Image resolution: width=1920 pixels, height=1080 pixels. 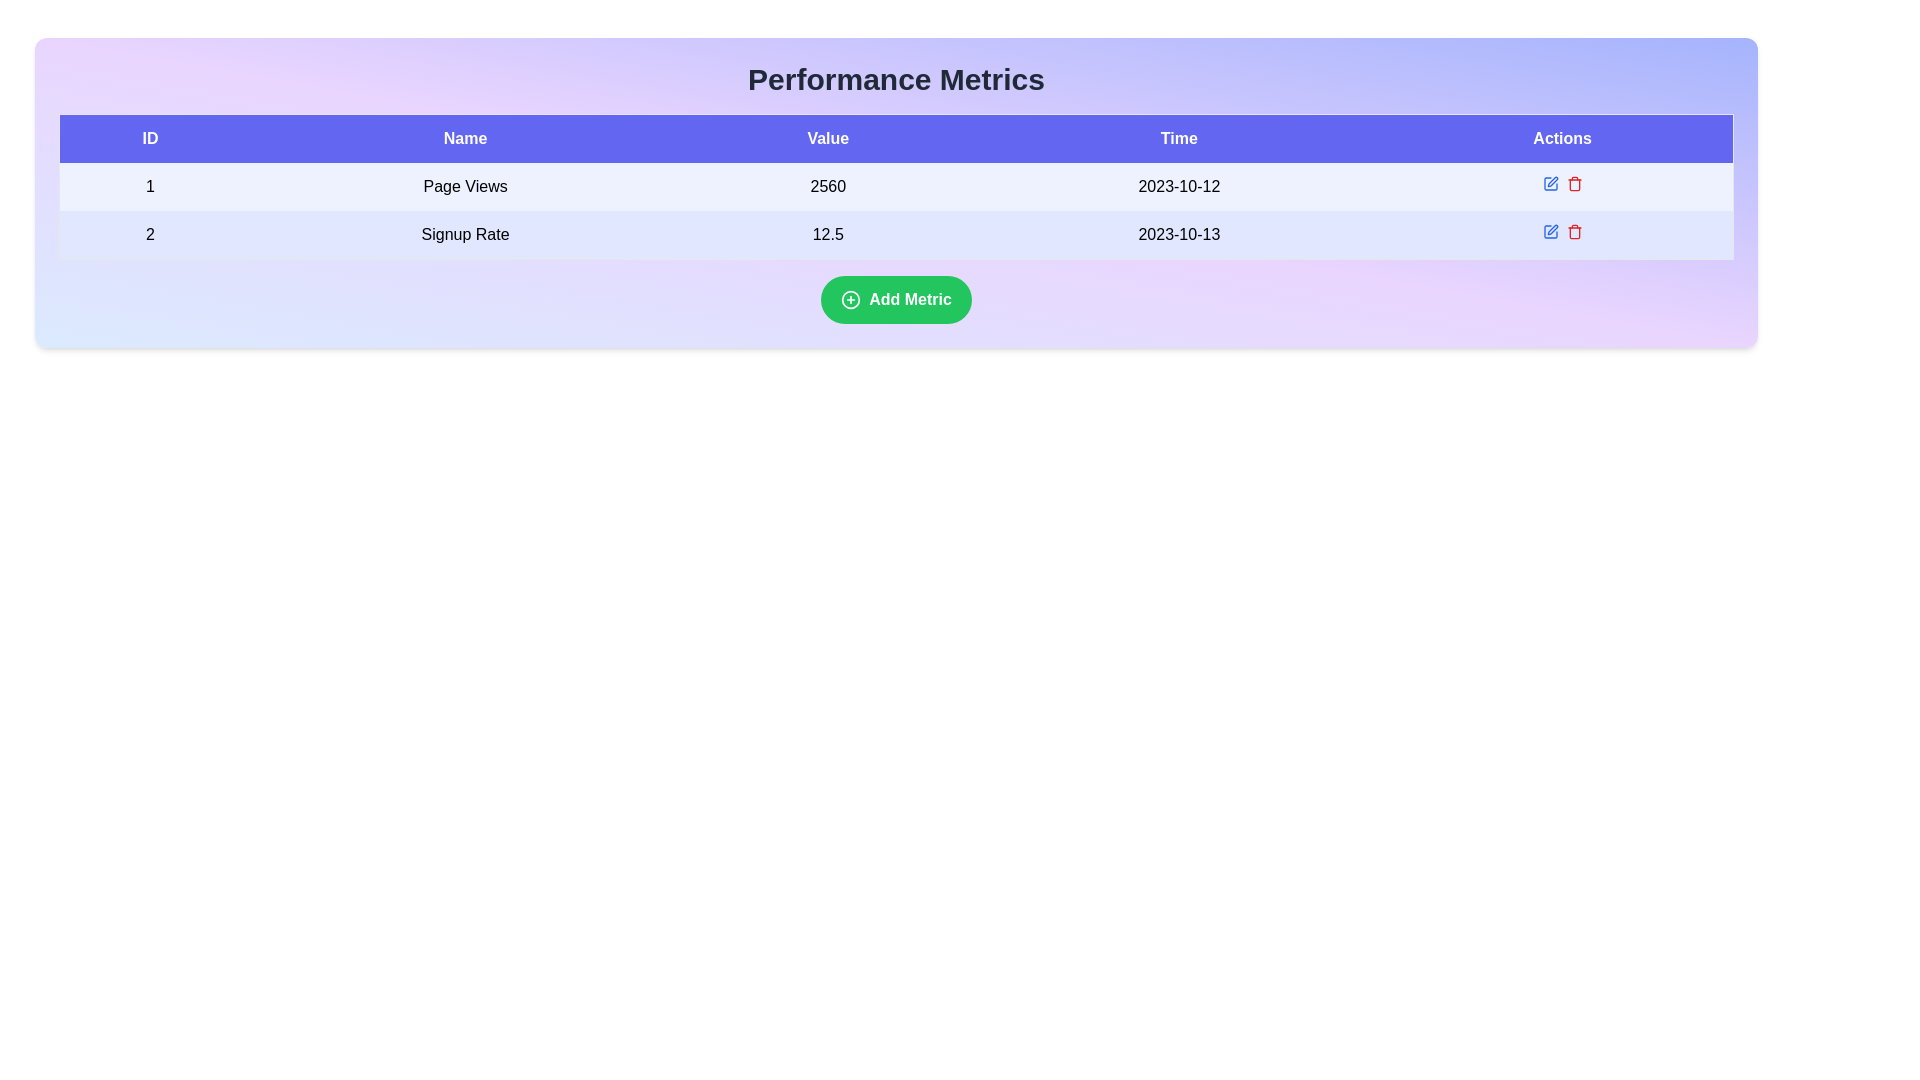 What do you see at coordinates (1573, 230) in the screenshot?
I see `the red trash can icon in the 'Actions' column of the second row of the table to change its style` at bounding box center [1573, 230].